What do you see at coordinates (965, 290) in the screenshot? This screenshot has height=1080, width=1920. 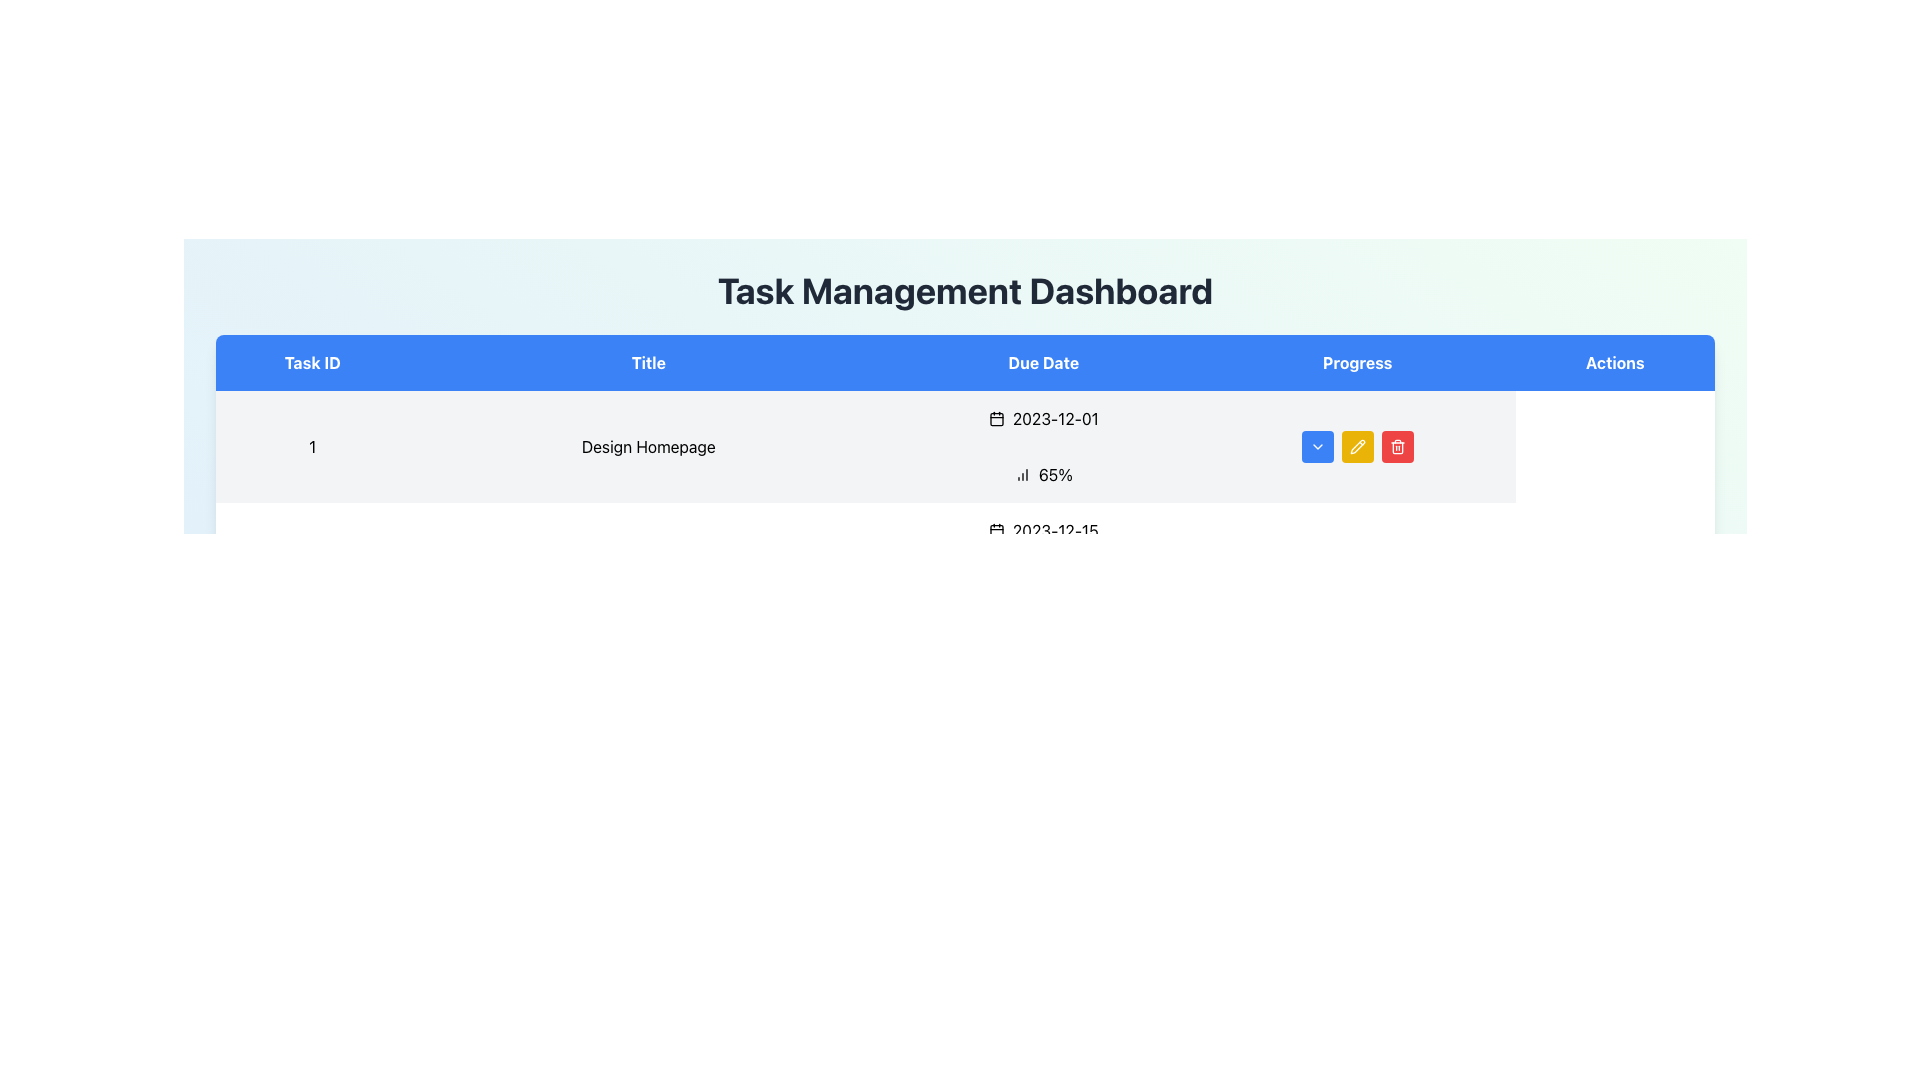 I see `the large, bold text element that reads 'Task Management Dashboard', which is located at the top center of the interface` at bounding box center [965, 290].